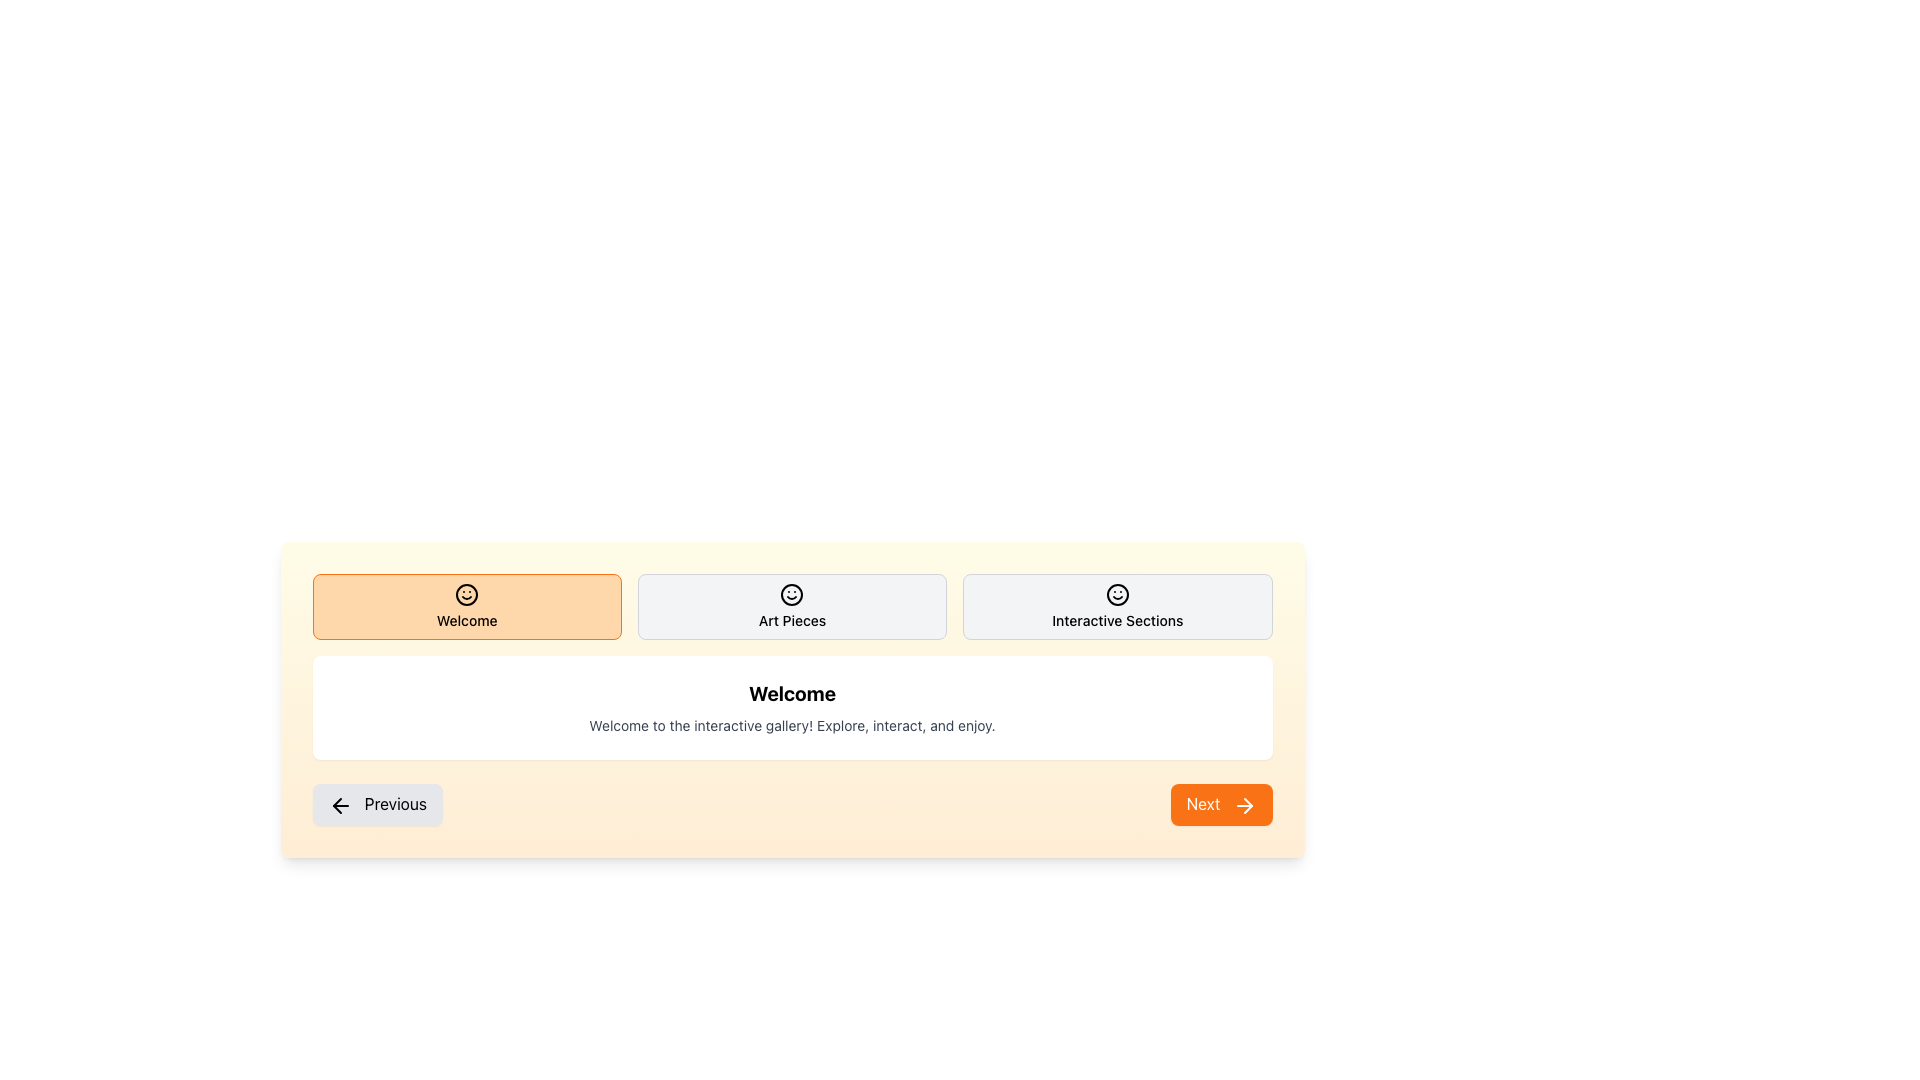 This screenshot has width=1920, height=1080. What do you see at coordinates (791, 613) in the screenshot?
I see `the second navigation item in the horizontal row, which is used for selecting a category or section` at bounding box center [791, 613].